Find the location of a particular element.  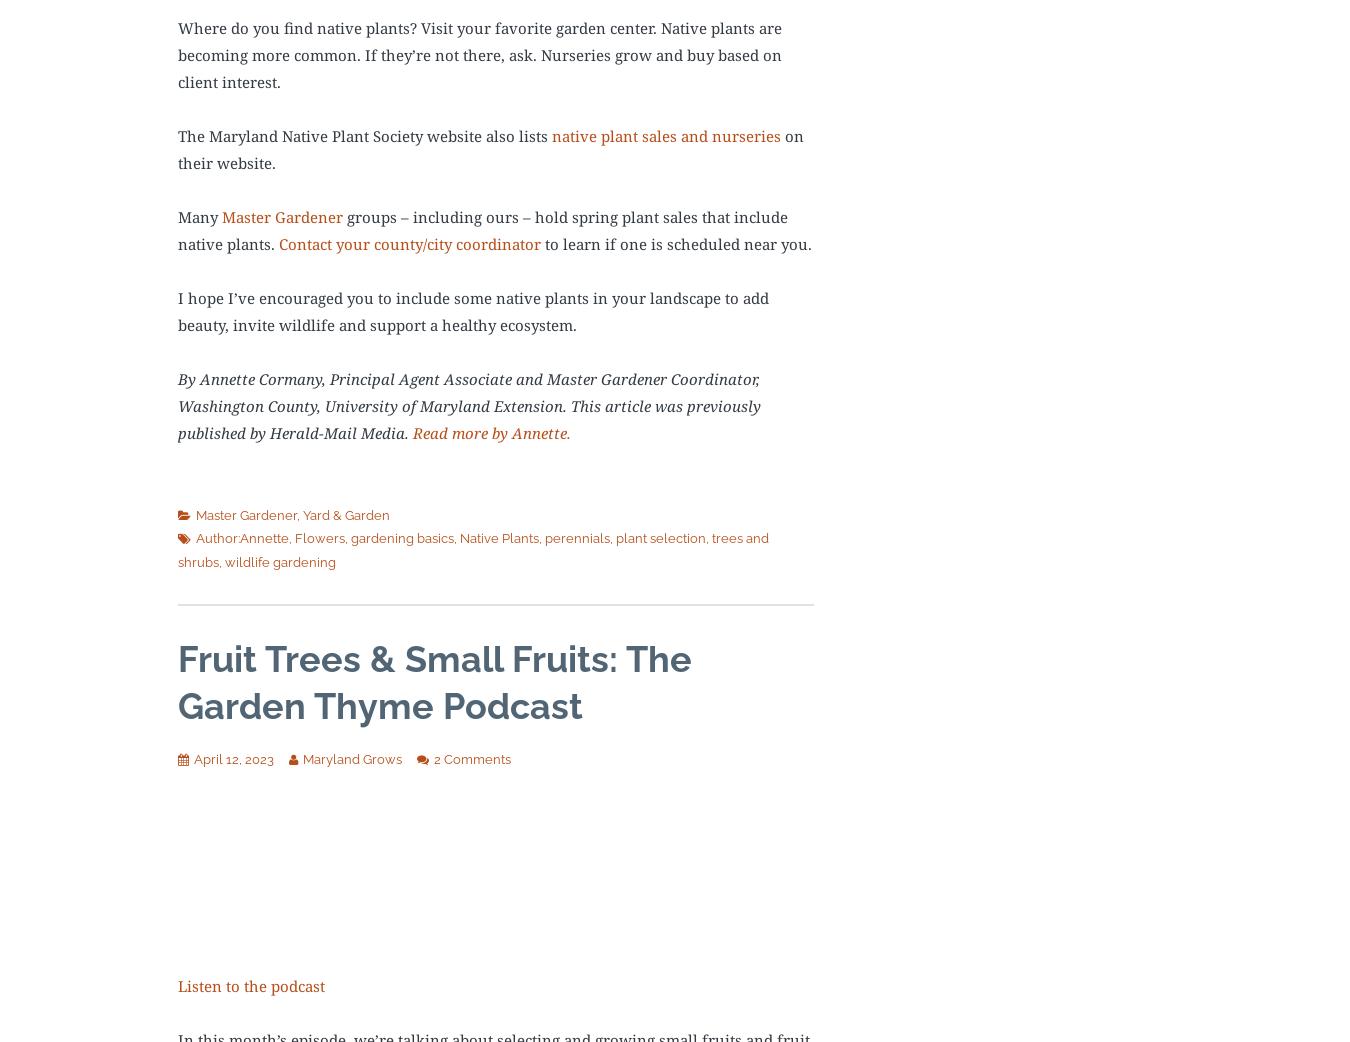

'Where do you find native plants? Visit your favorite garden center. Native plants are becoming more common. If they’re not there, ask. Nurseries grow and buy based on client interest.' is located at coordinates (479, 52).